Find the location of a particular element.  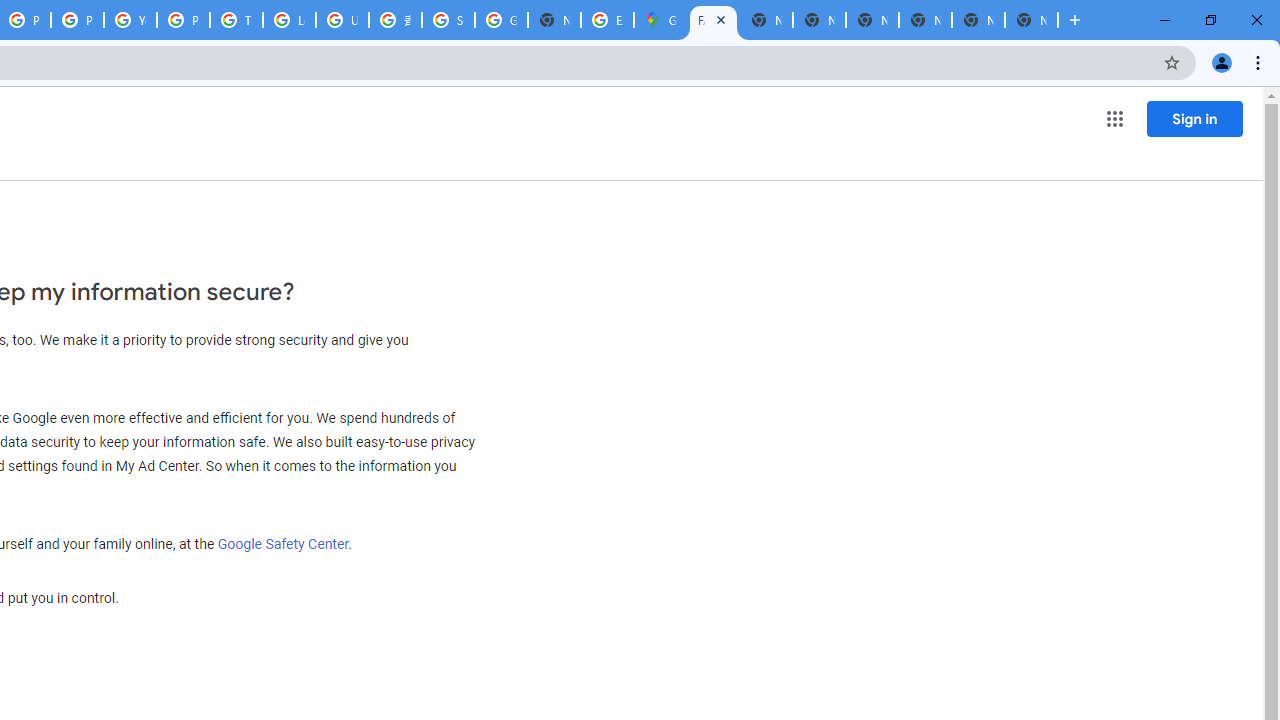

'Sign in - Google Accounts' is located at coordinates (447, 20).